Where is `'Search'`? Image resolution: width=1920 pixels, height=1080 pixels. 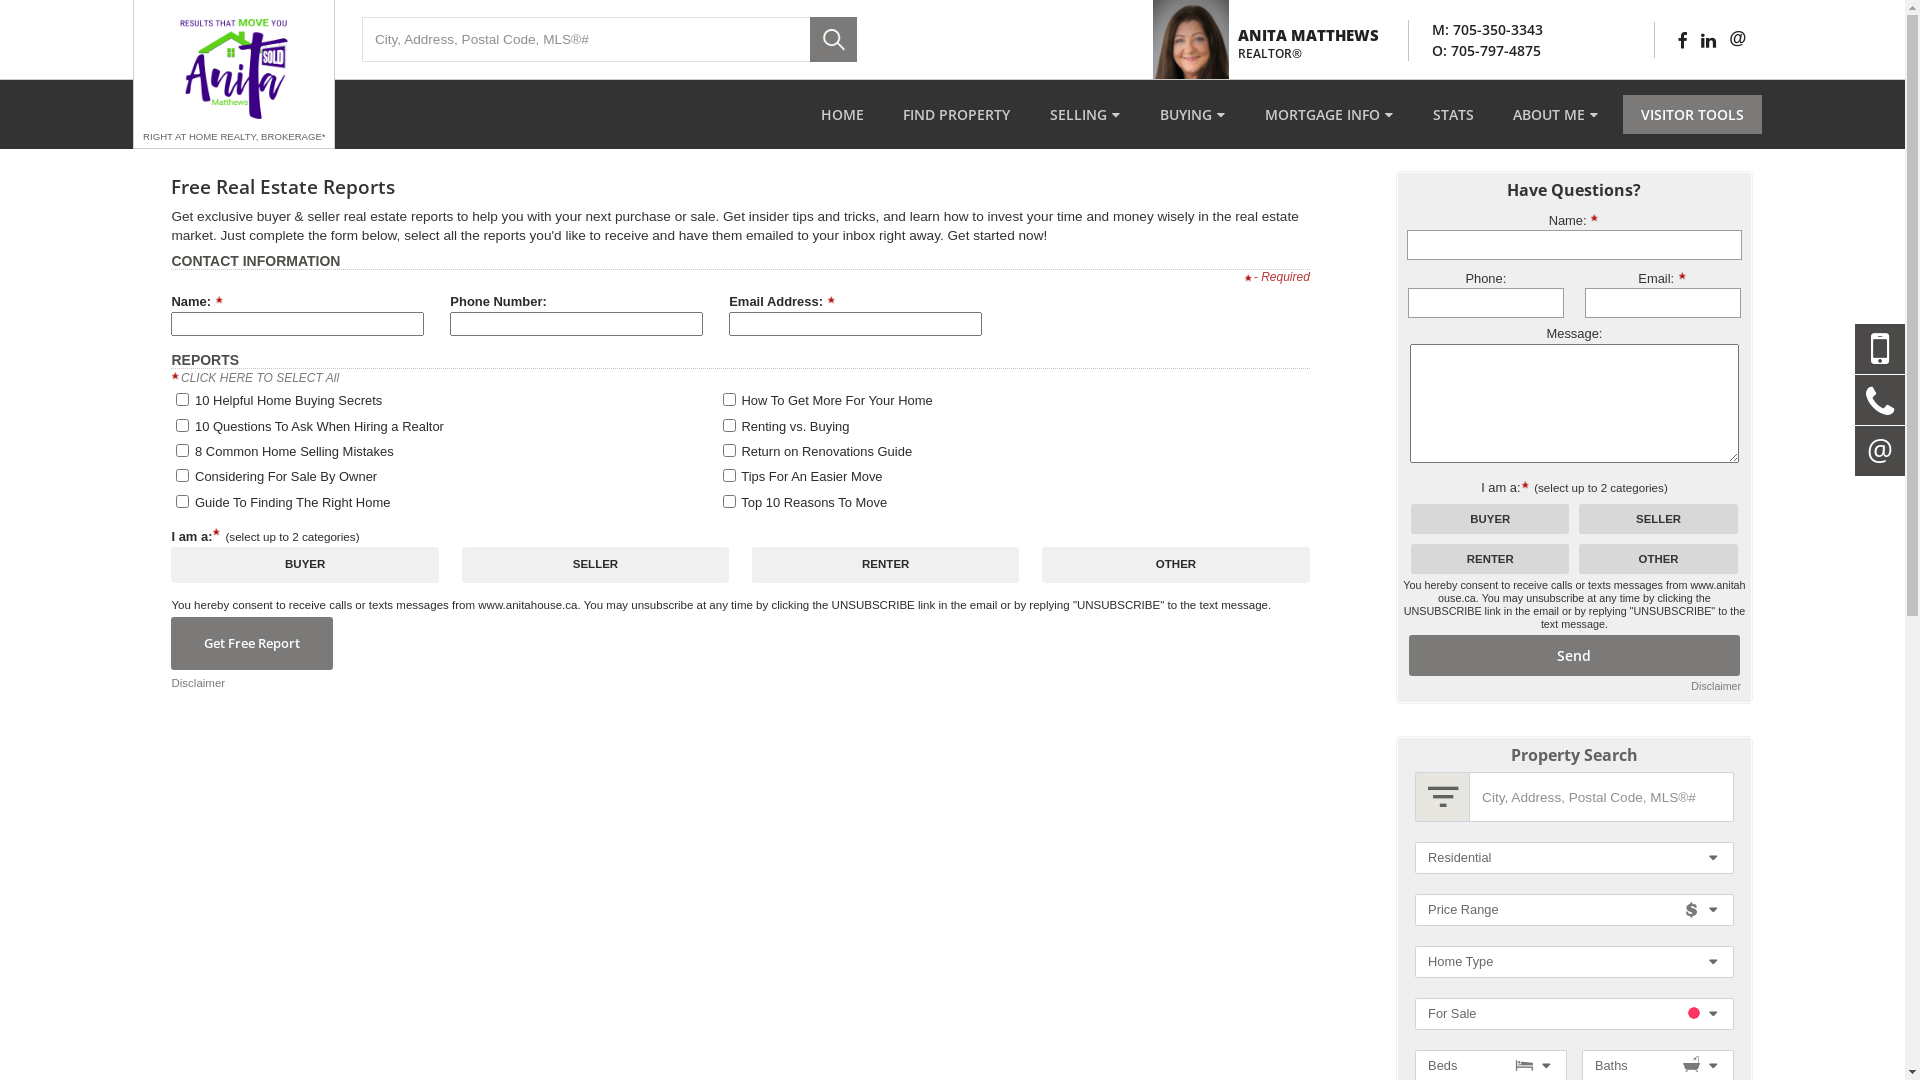 'Search' is located at coordinates (810, 39).